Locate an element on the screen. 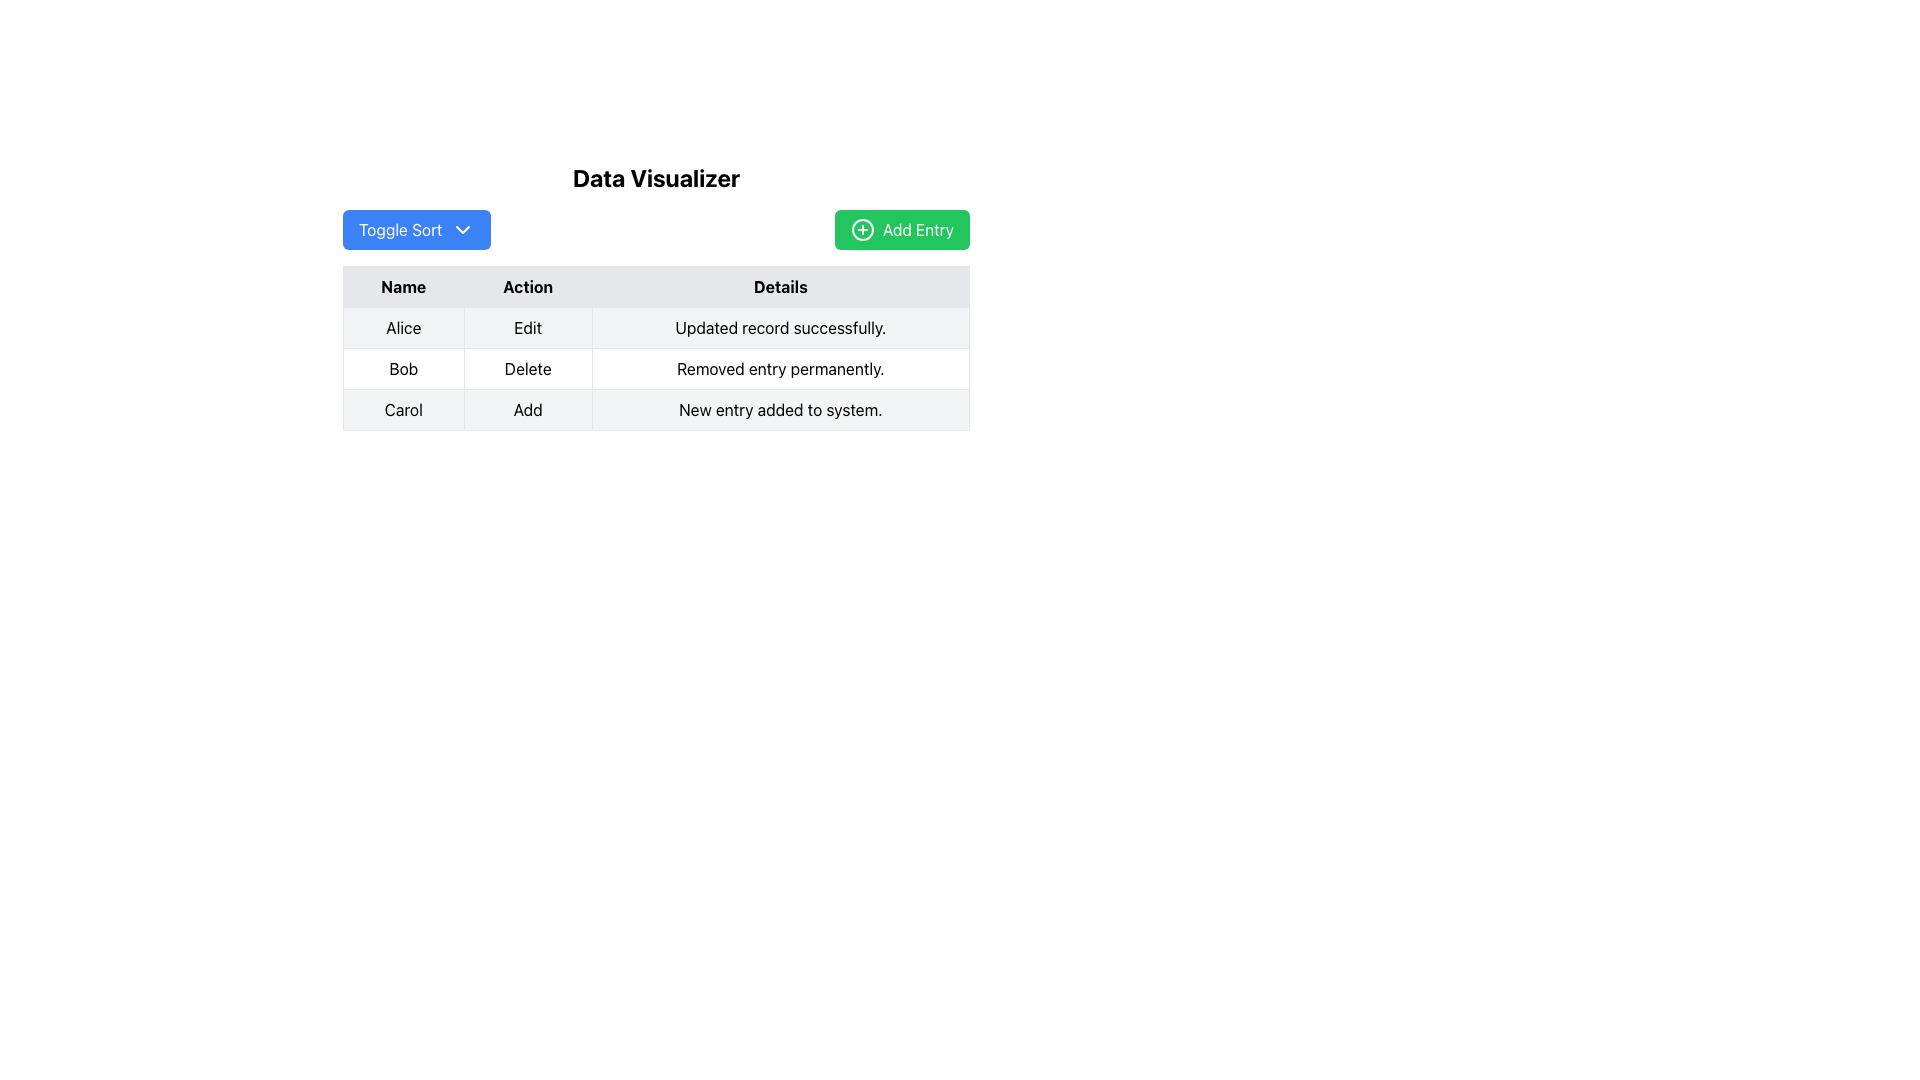 This screenshot has height=1080, width=1920. the Table Header Cell that labels the 'Action' column, located in the second column of the table header row, between the 'Name' and 'Details' columns is located at coordinates (528, 286).